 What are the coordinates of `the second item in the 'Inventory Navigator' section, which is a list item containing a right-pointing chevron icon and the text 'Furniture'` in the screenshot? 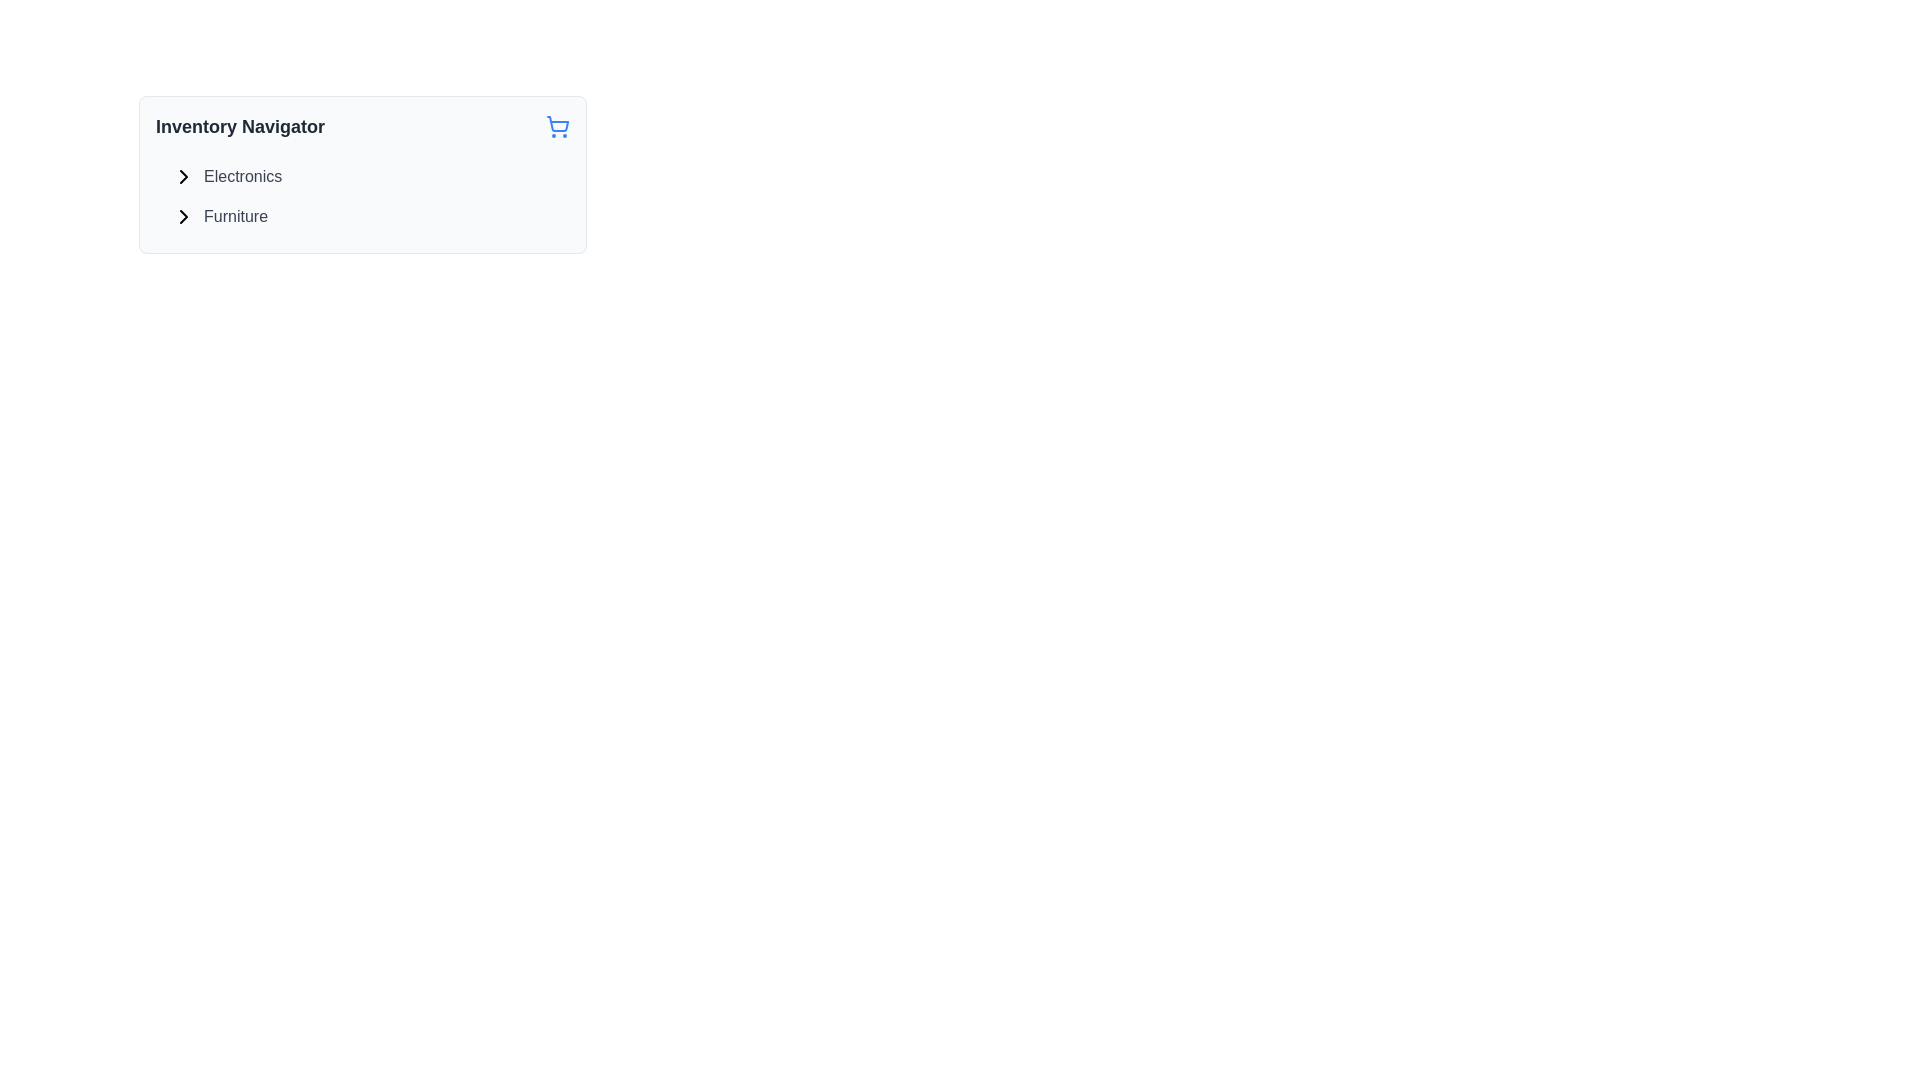 It's located at (220, 216).